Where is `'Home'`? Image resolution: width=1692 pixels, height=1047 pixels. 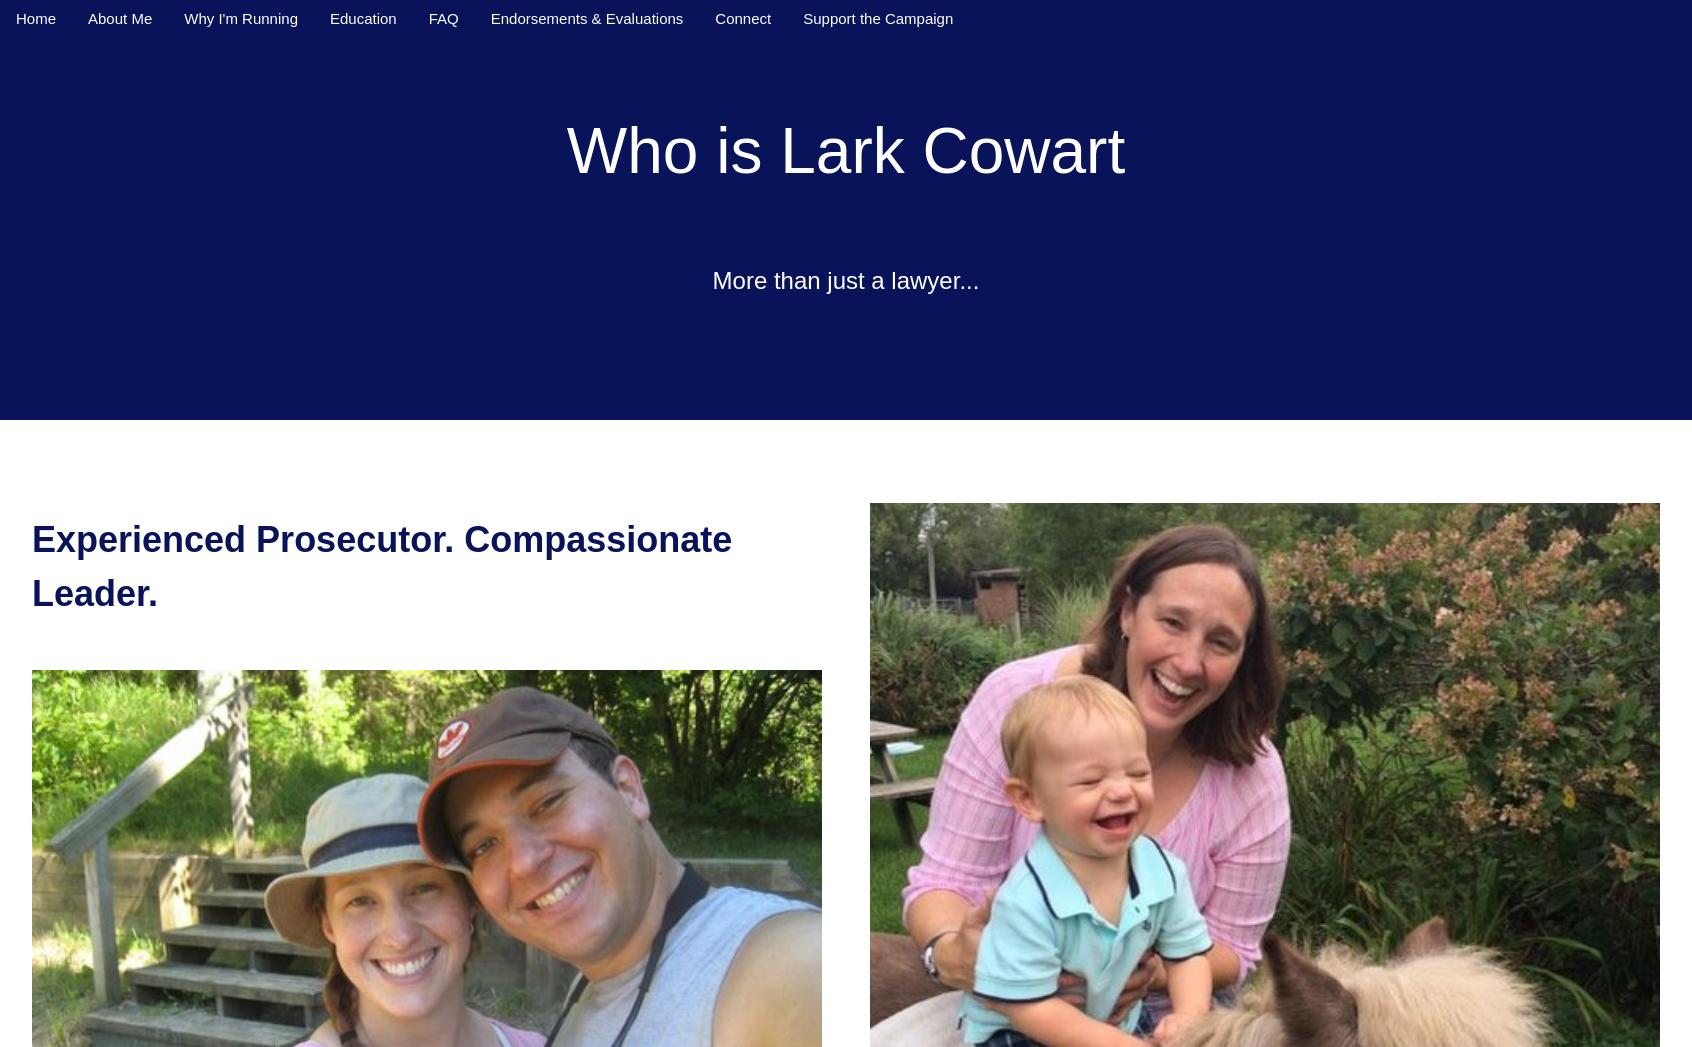 'Home' is located at coordinates (35, 17).